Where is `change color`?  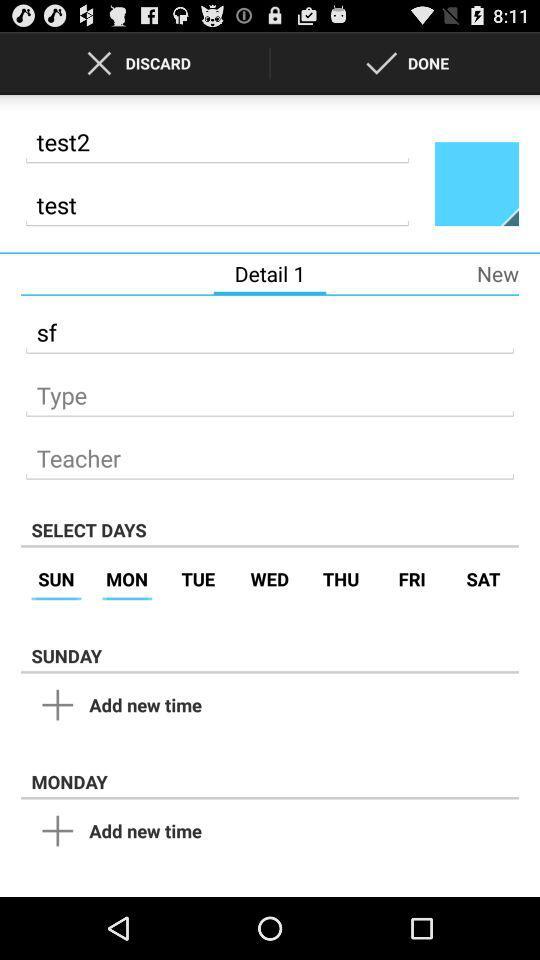
change color is located at coordinates (475, 183).